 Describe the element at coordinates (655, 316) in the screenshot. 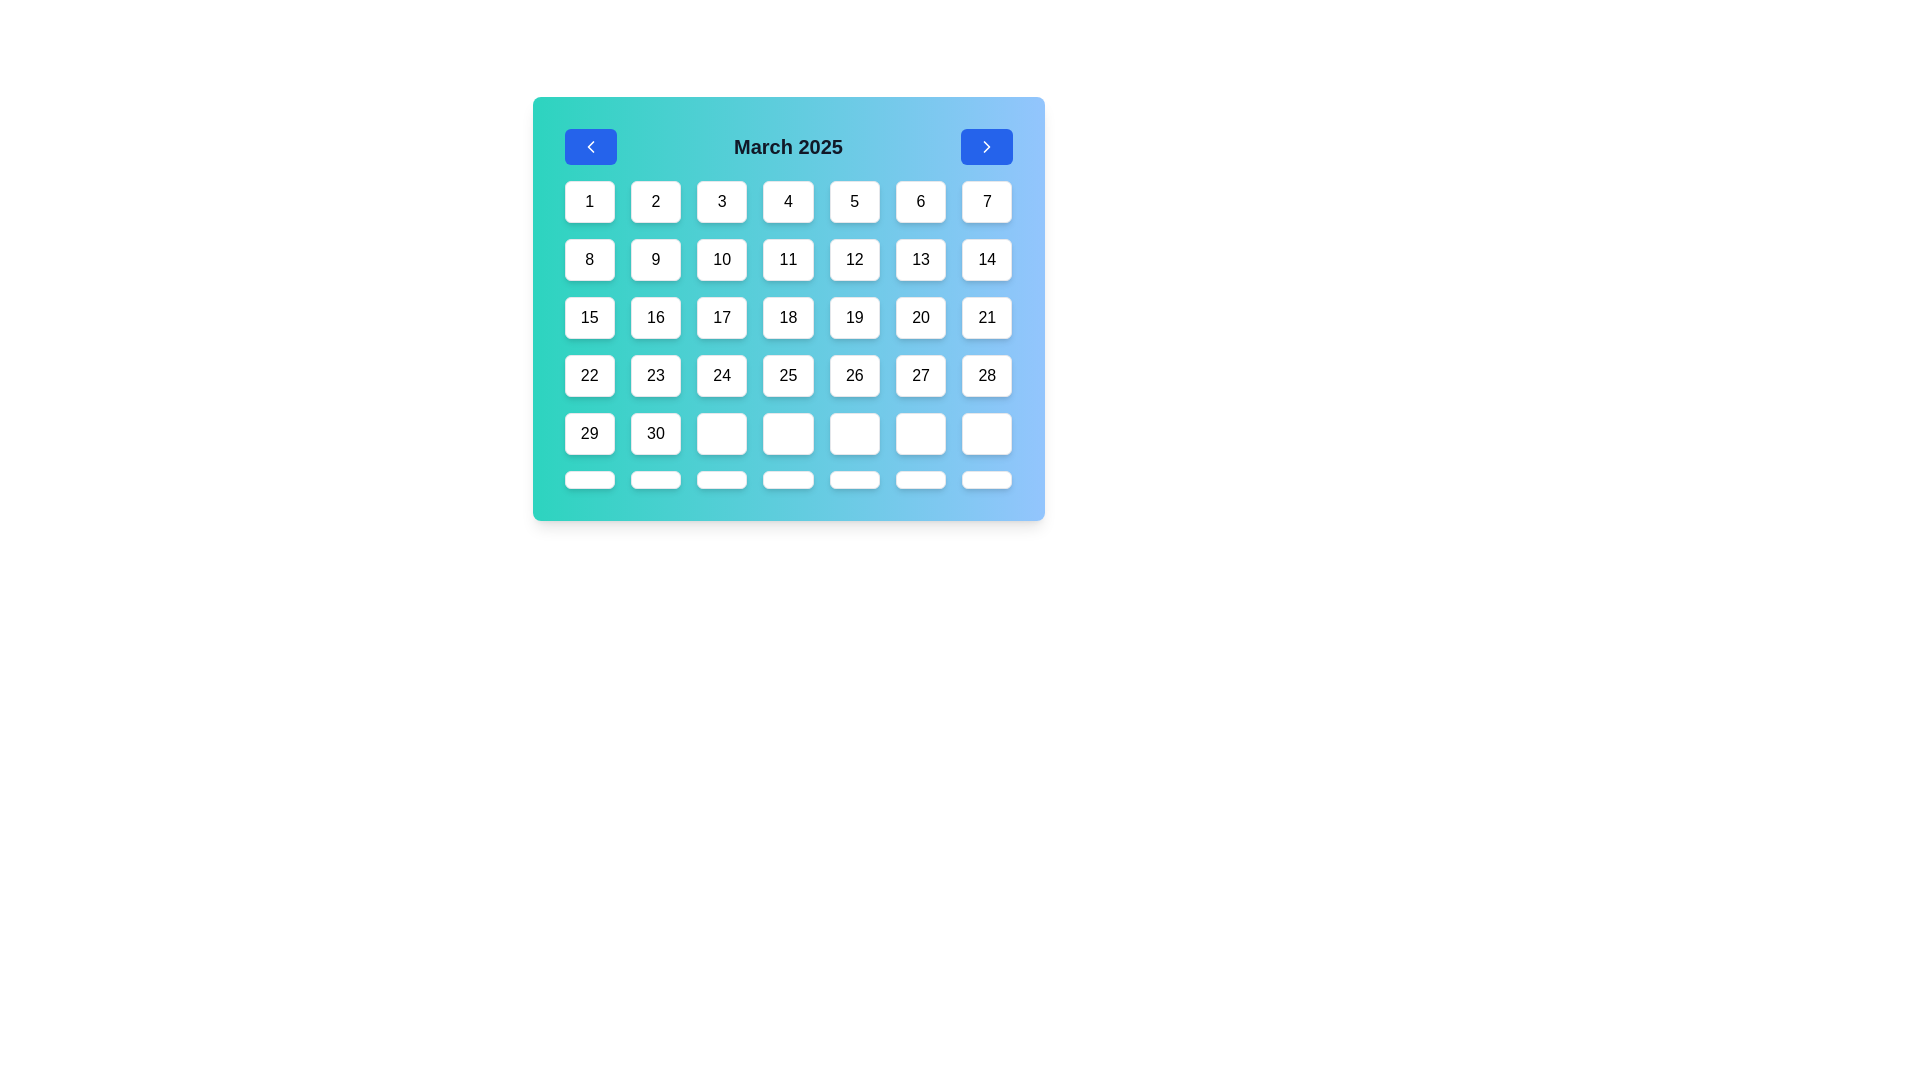

I see `the calendar date button for the 16th of March 2025, located in the third row and second column of the date grid` at that location.